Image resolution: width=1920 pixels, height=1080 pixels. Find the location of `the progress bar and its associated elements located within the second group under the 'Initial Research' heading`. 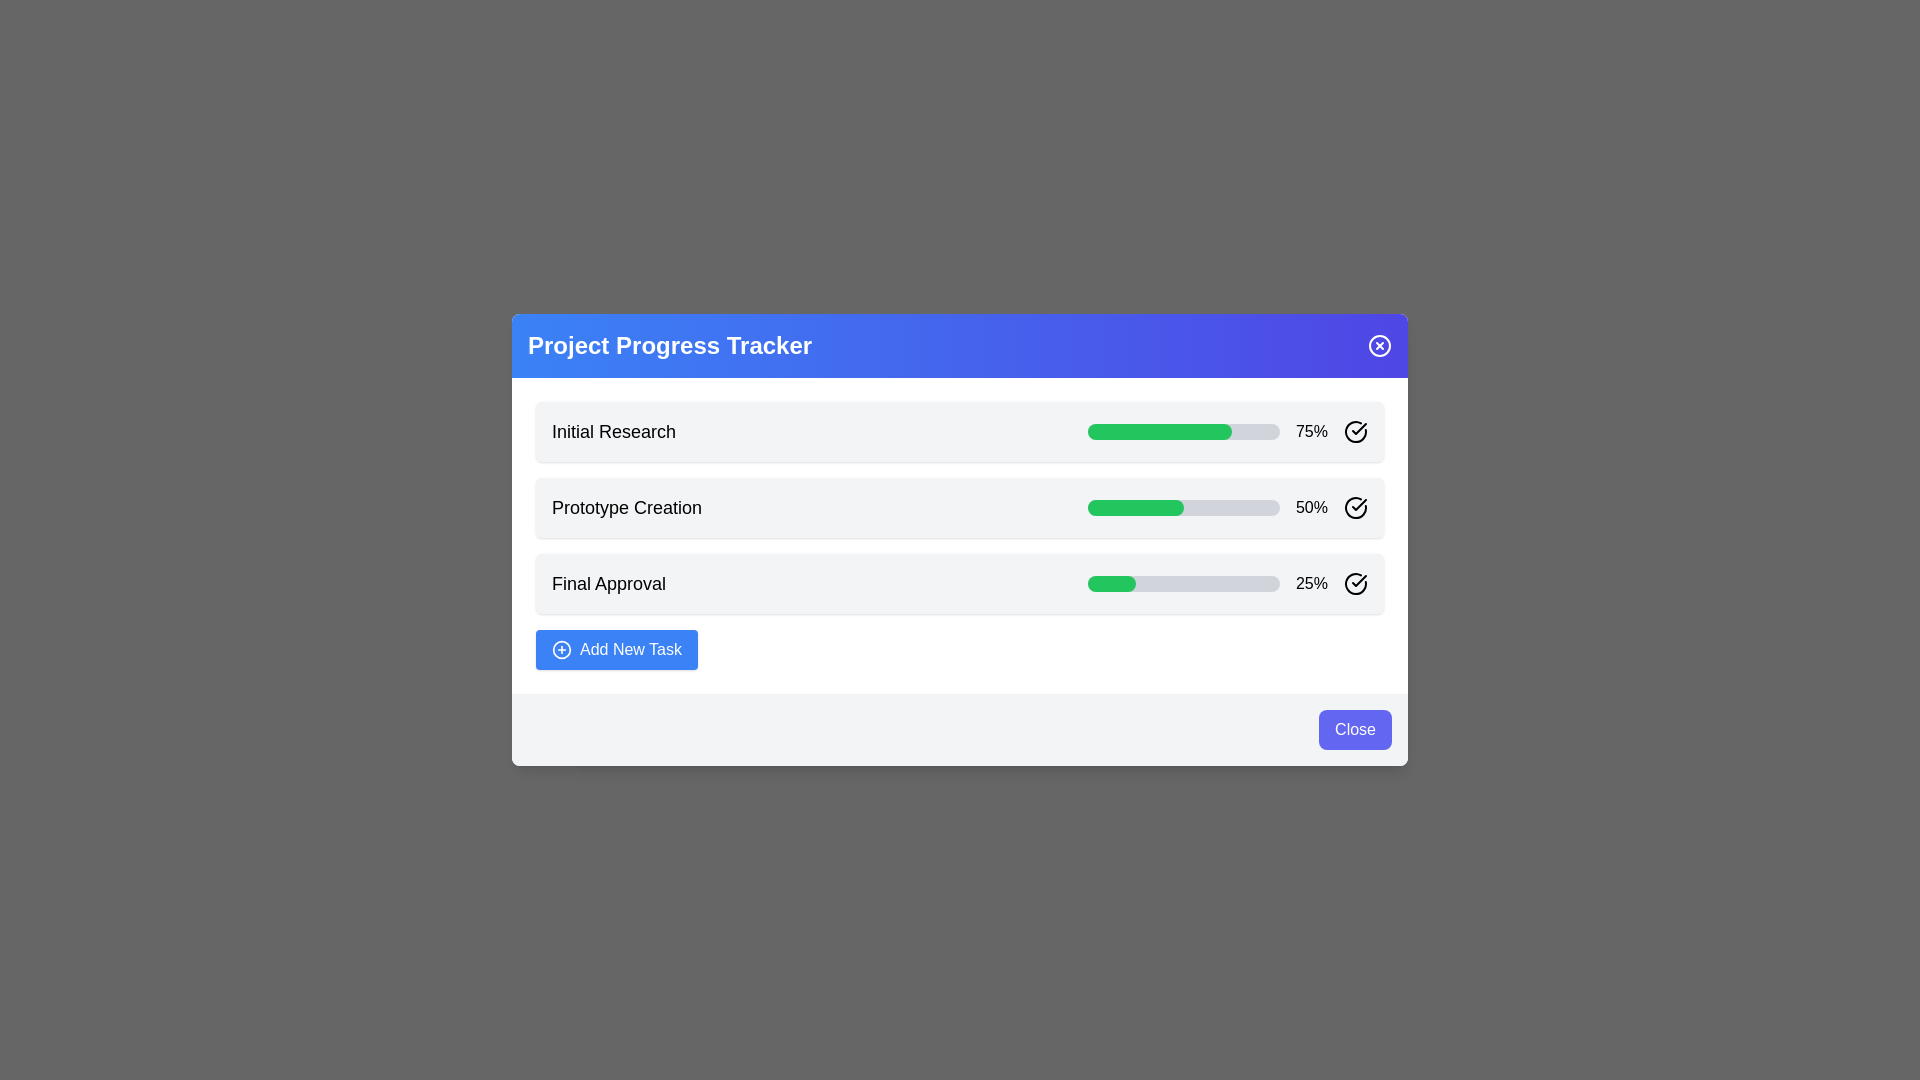

the progress bar and its associated elements located within the second group under the 'Initial Research' heading is located at coordinates (1227, 431).